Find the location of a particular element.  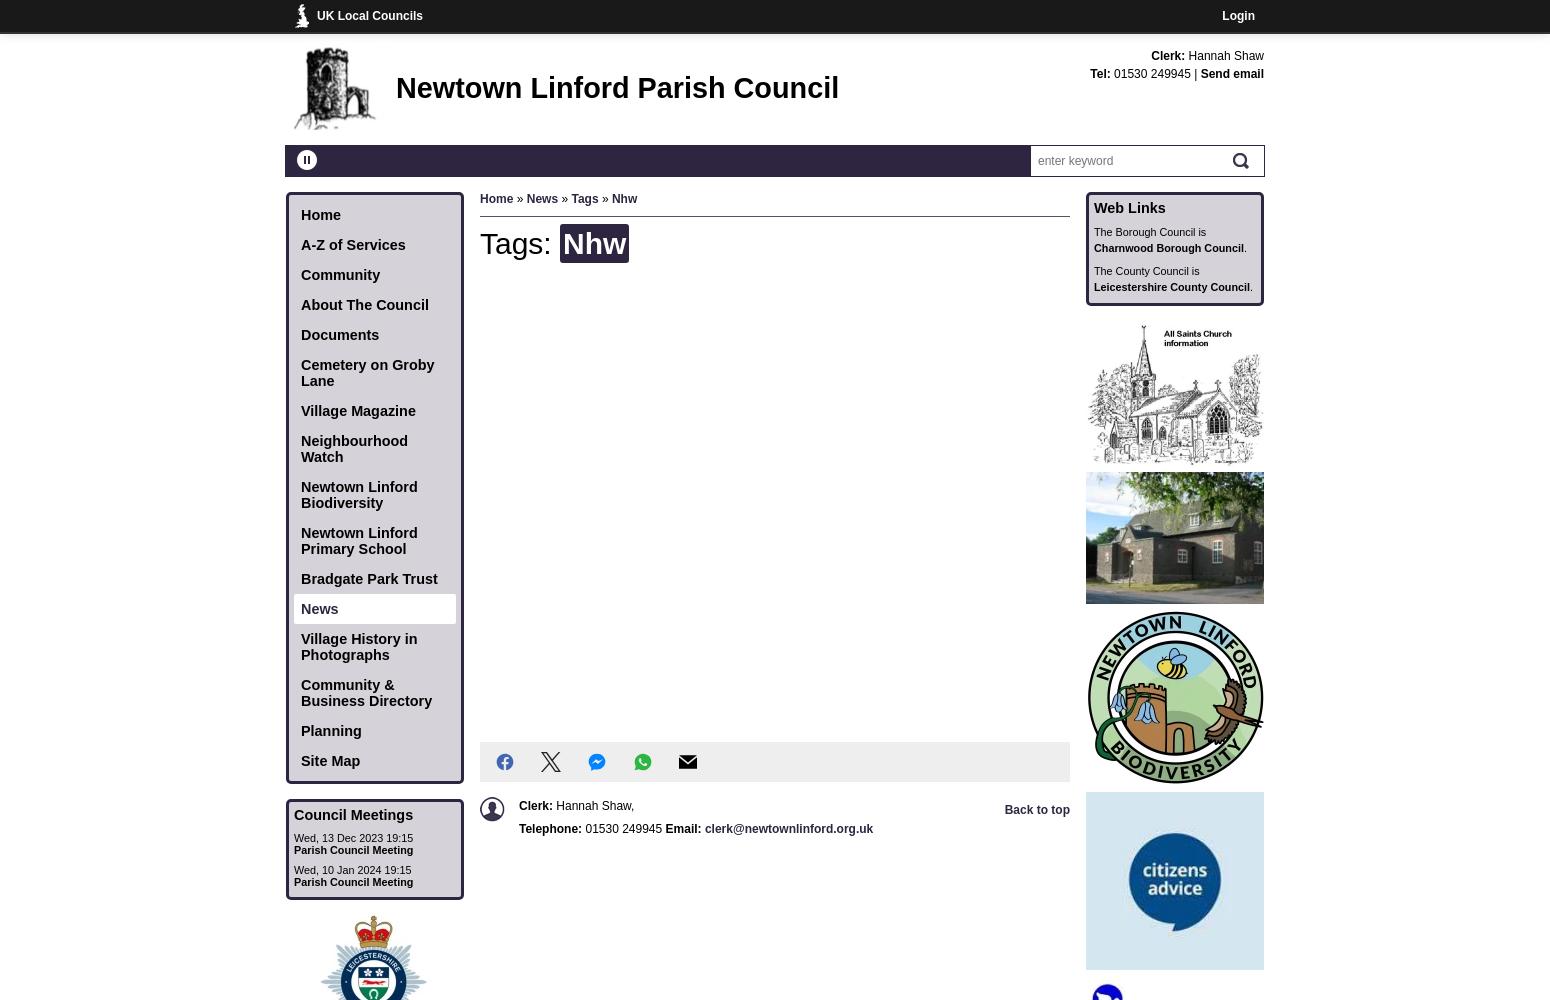

'Hannah Shaw' is located at coordinates (1226, 56).